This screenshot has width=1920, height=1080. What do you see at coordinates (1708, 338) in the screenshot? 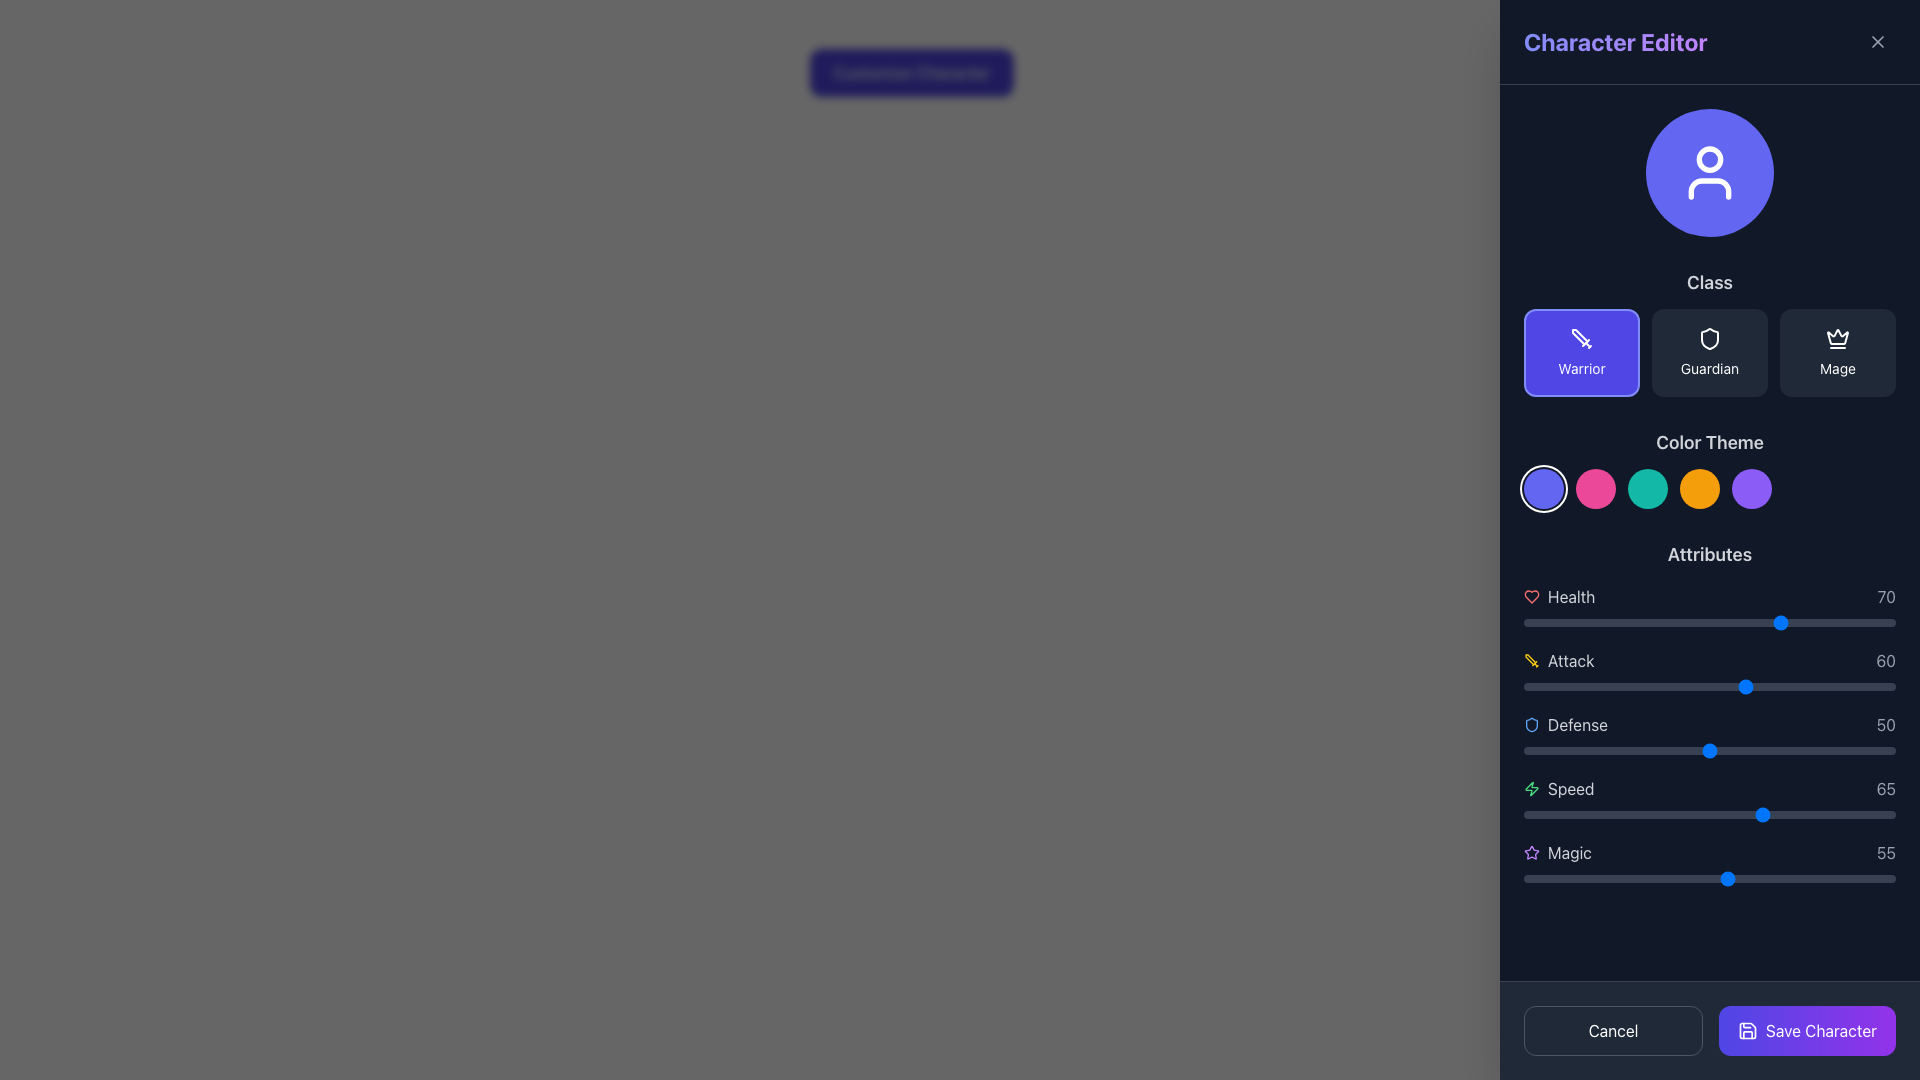
I see `the shield icon at the top-center of the 'Guardian' selection card` at bounding box center [1708, 338].